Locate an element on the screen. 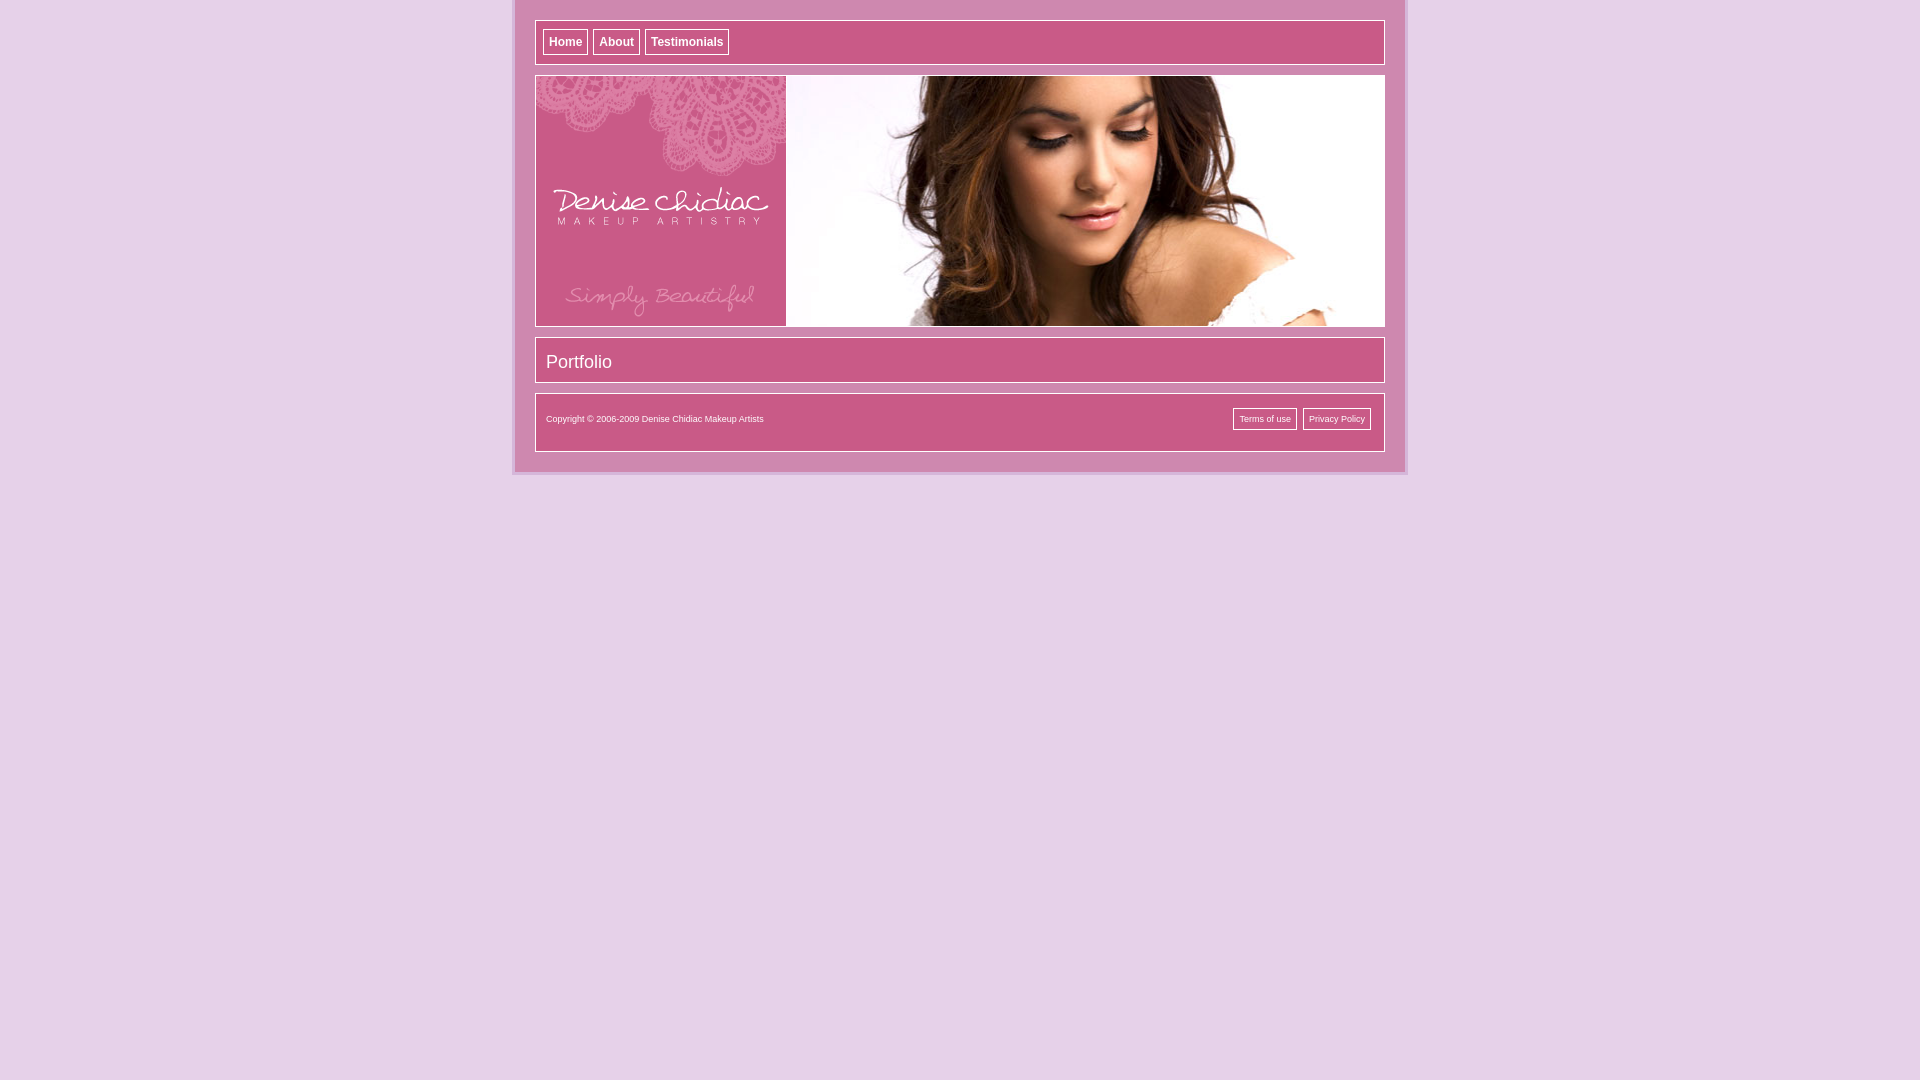  'Testimonials' is located at coordinates (686, 42).